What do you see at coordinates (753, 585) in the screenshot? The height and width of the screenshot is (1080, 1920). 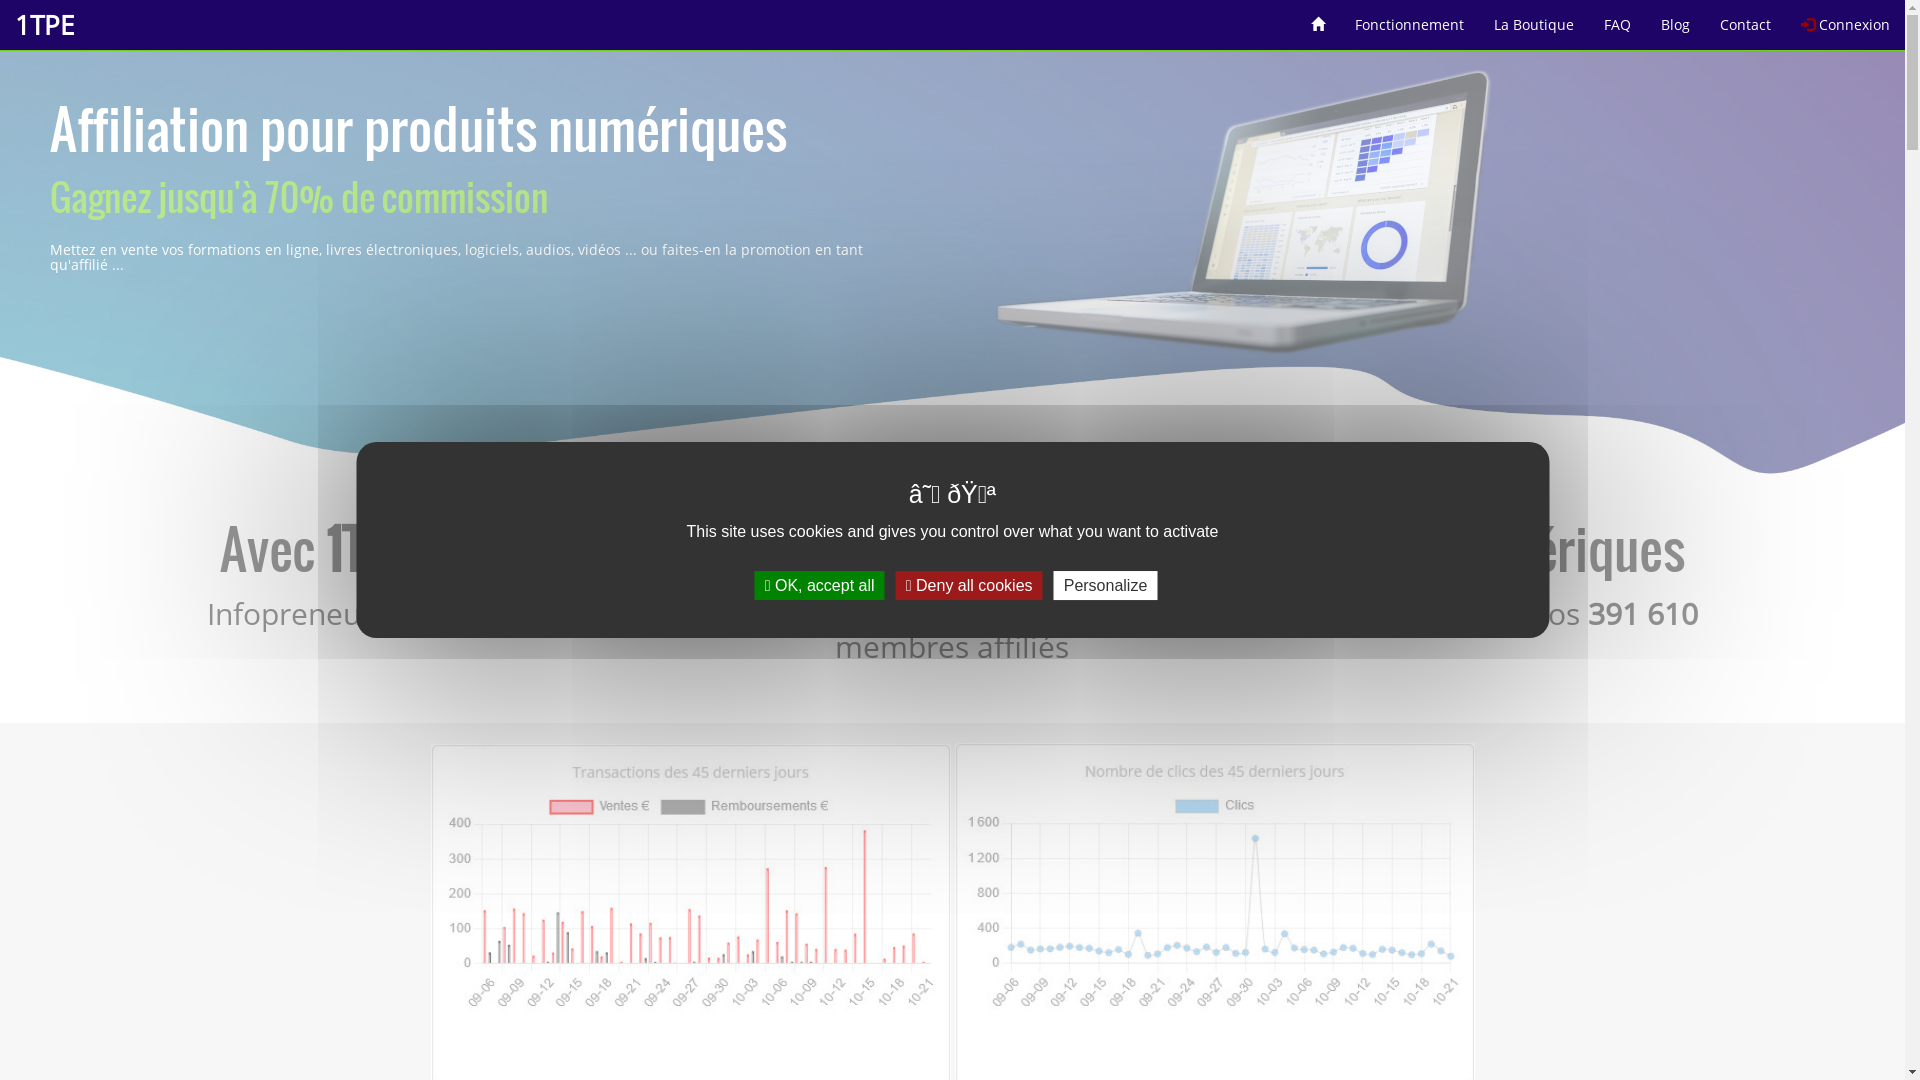 I see `'OK, accept all'` at bounding box center [753, 585].